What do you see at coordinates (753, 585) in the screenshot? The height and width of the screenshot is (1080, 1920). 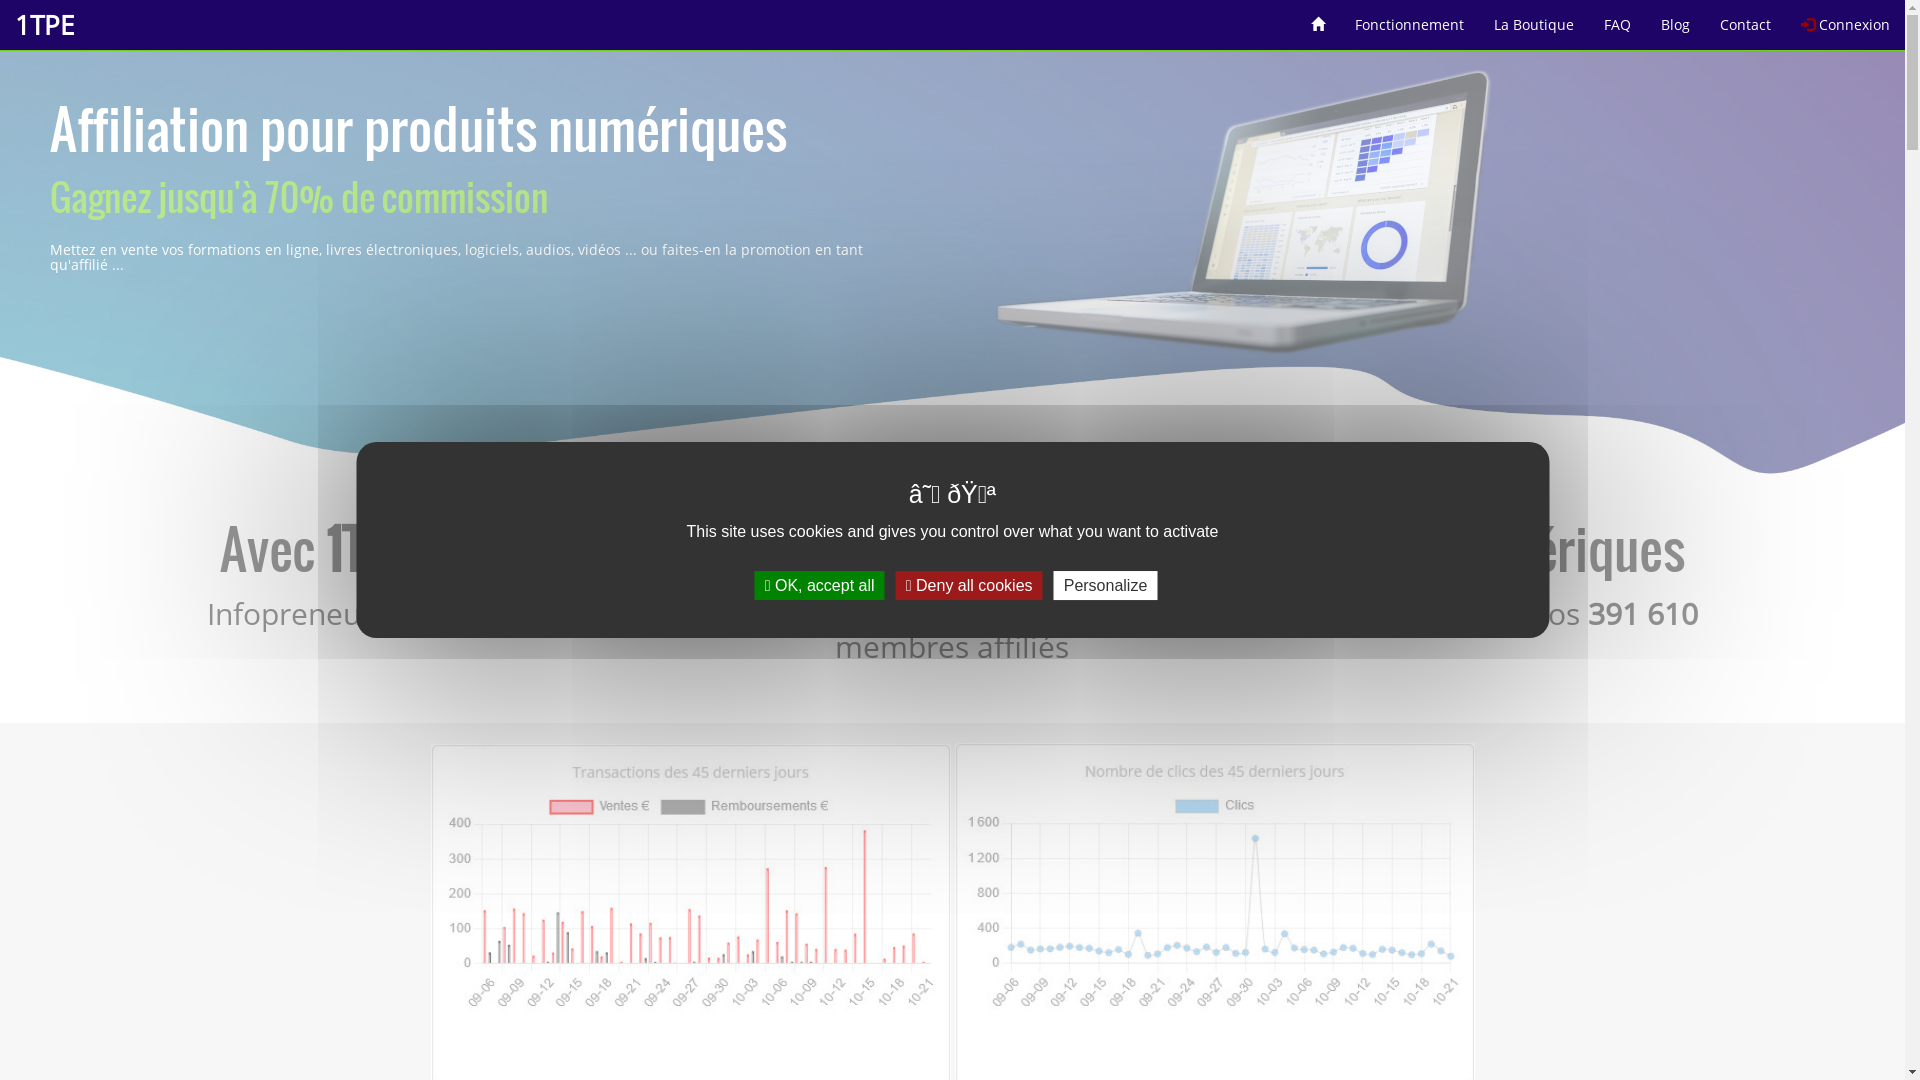 I see `'OK, accept all'` at bounding box center [753, 585].